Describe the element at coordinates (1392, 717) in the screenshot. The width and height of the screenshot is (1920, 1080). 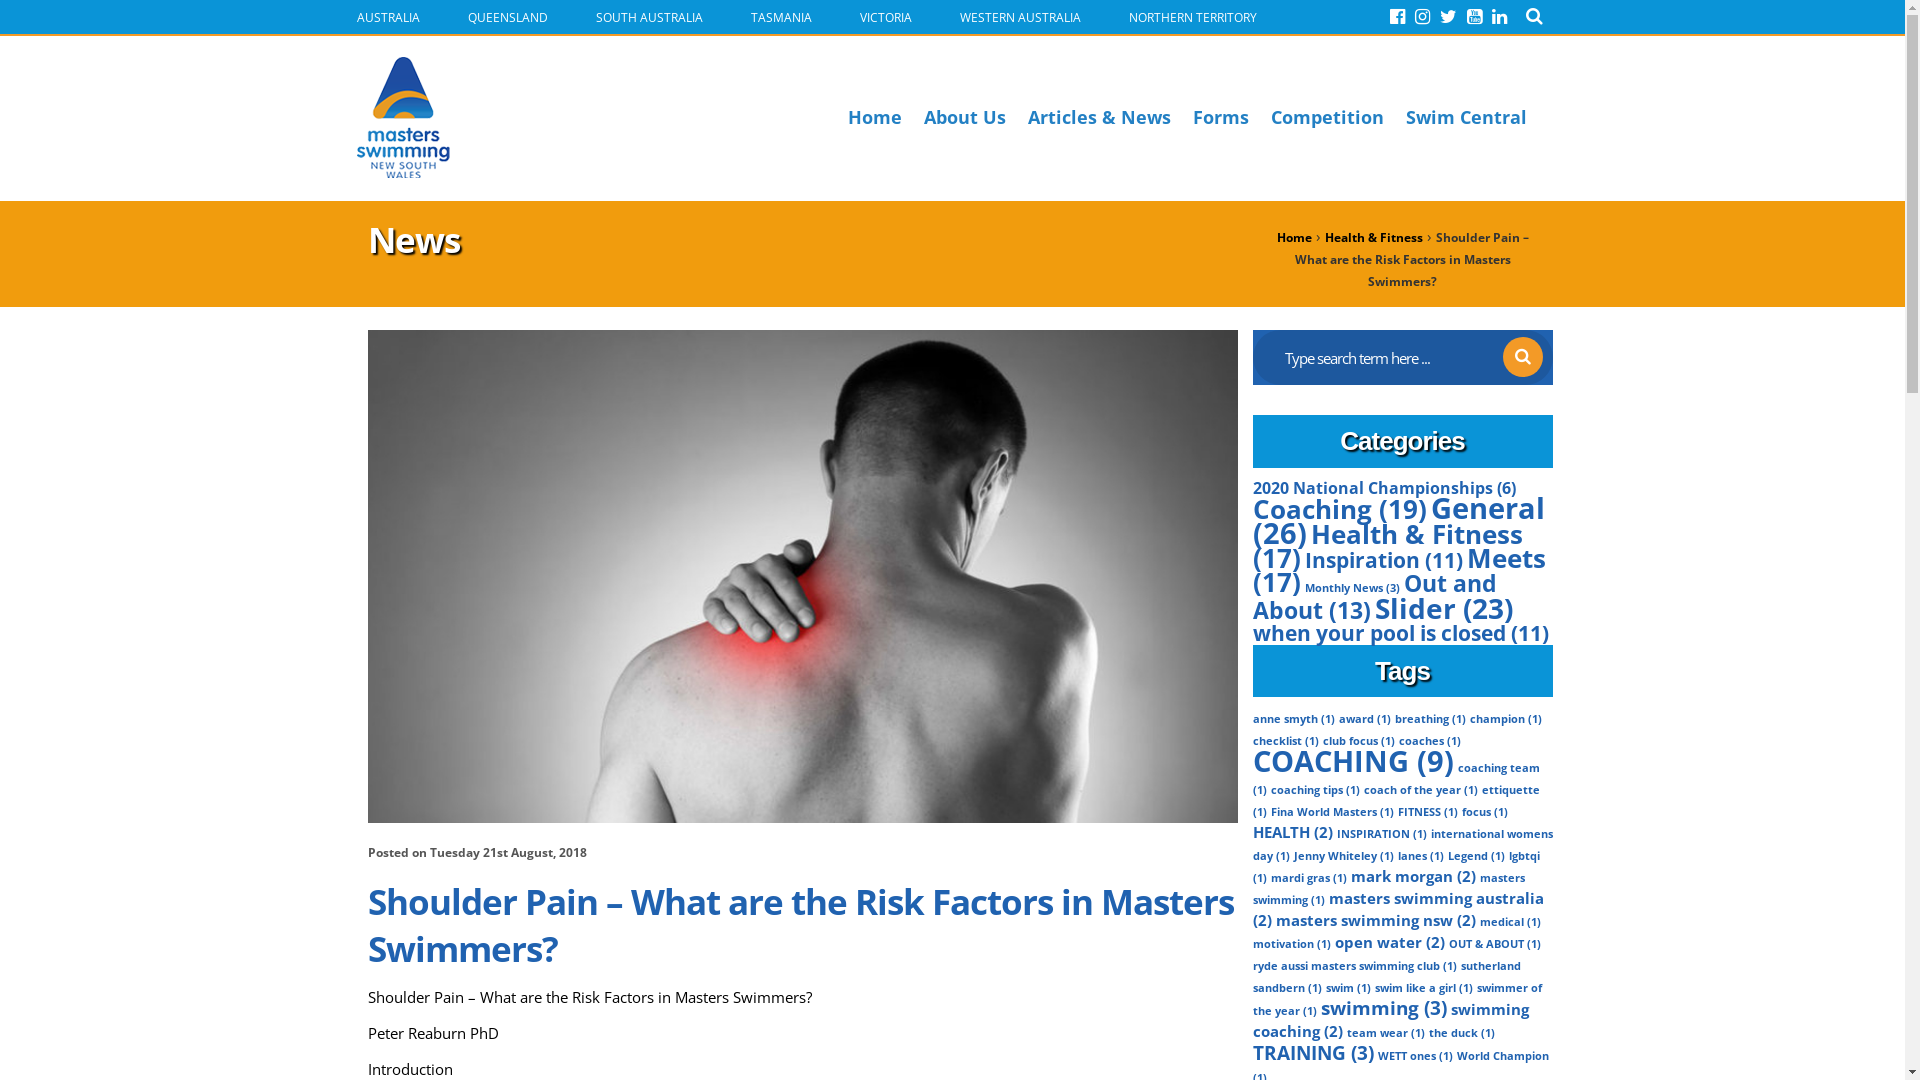
I see `'breathing (1)'` at that location.